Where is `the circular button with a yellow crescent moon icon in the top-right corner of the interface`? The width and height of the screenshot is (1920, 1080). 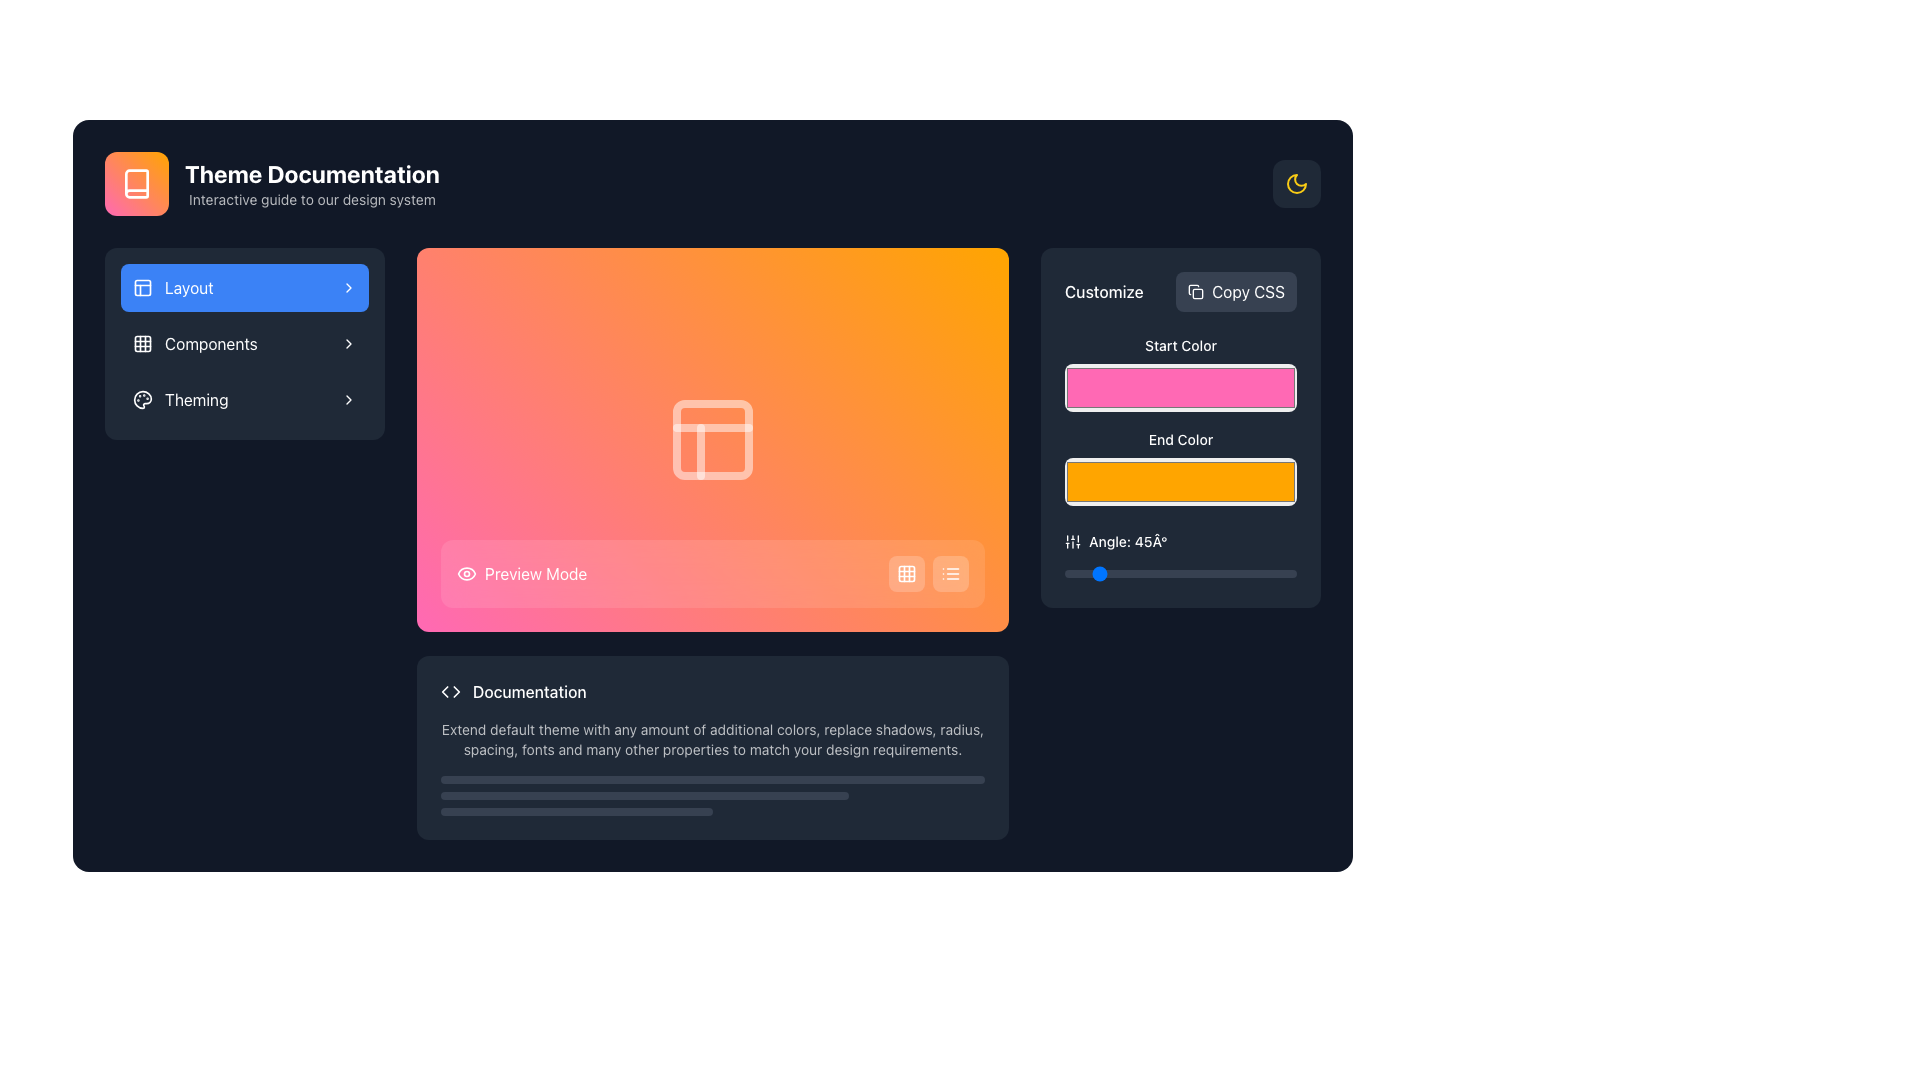 the circular button with a yellow crescent moon icon in the top-right corner of the interface is located at coordinates (1296, 184).